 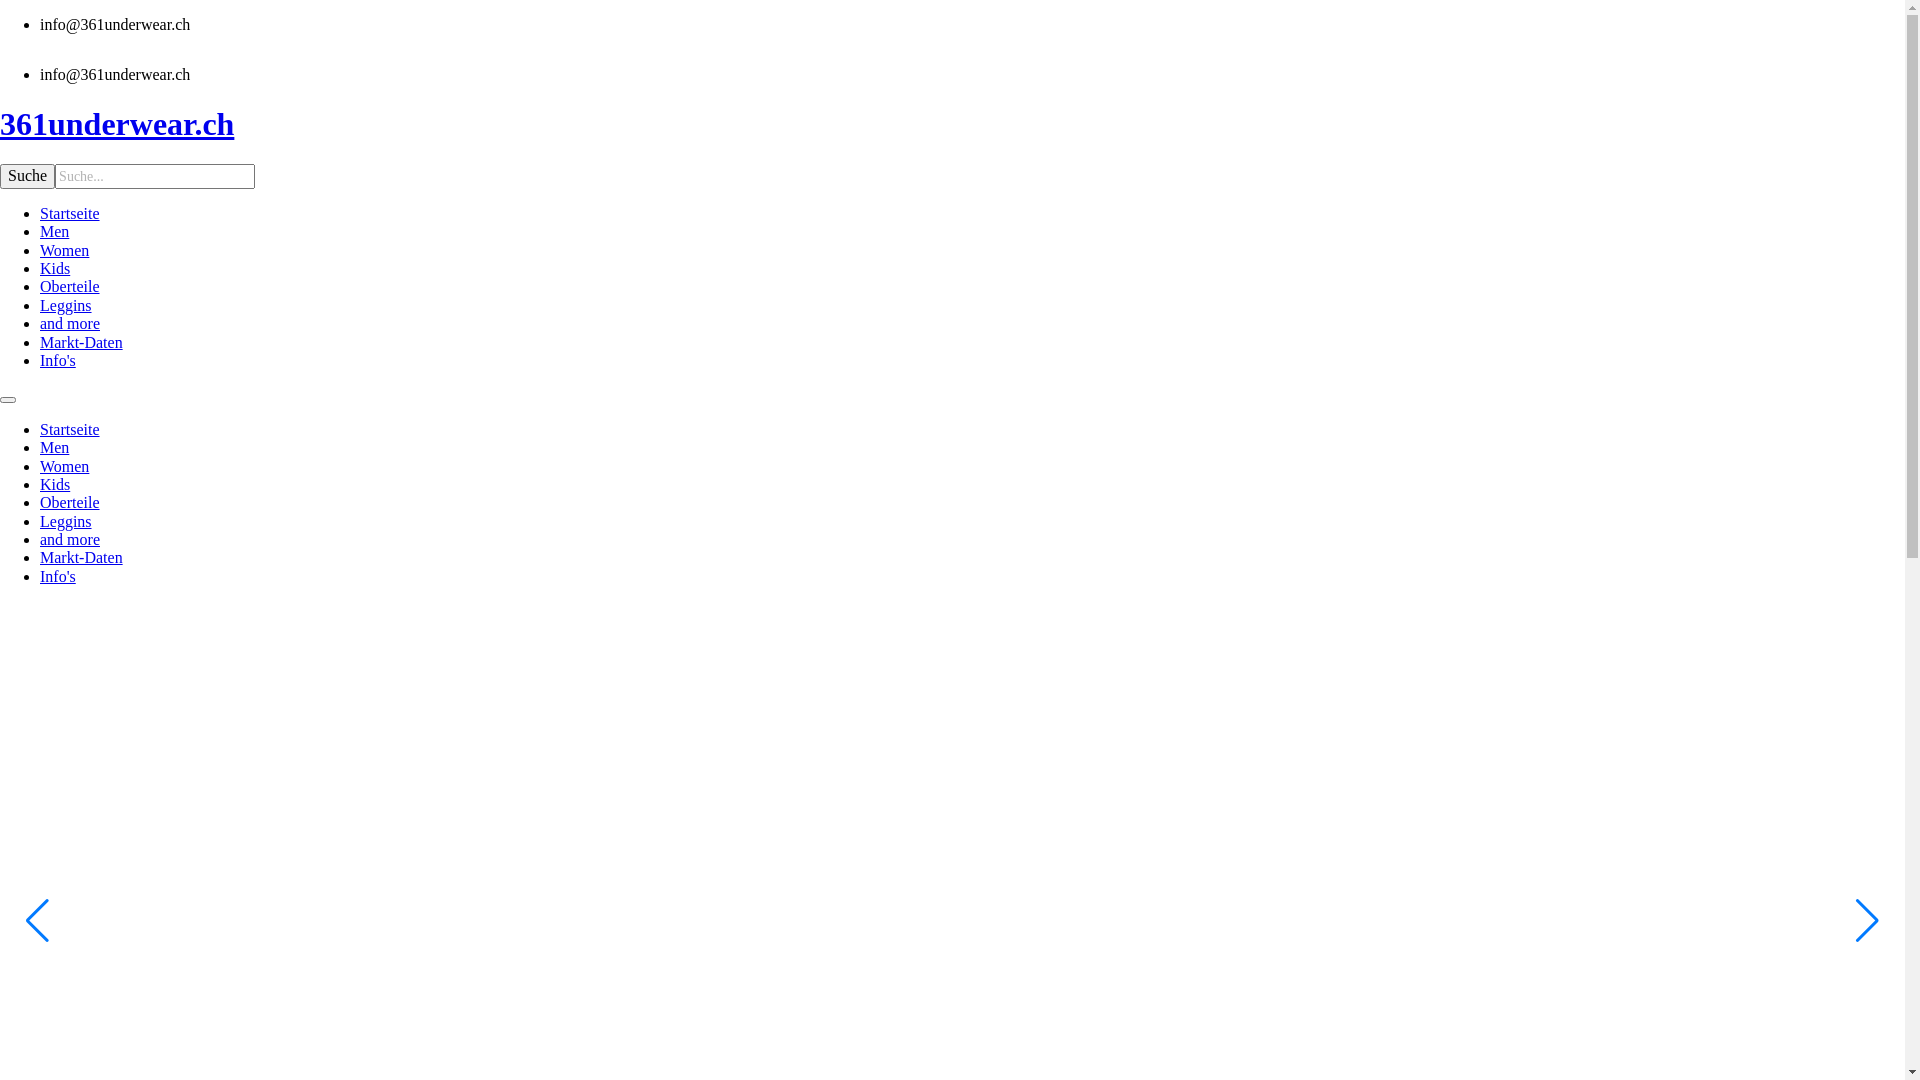 What do you see at coordinates (66, 305) in the screenshot?
I see `'Leggins'` at bounding box center [66, 305].